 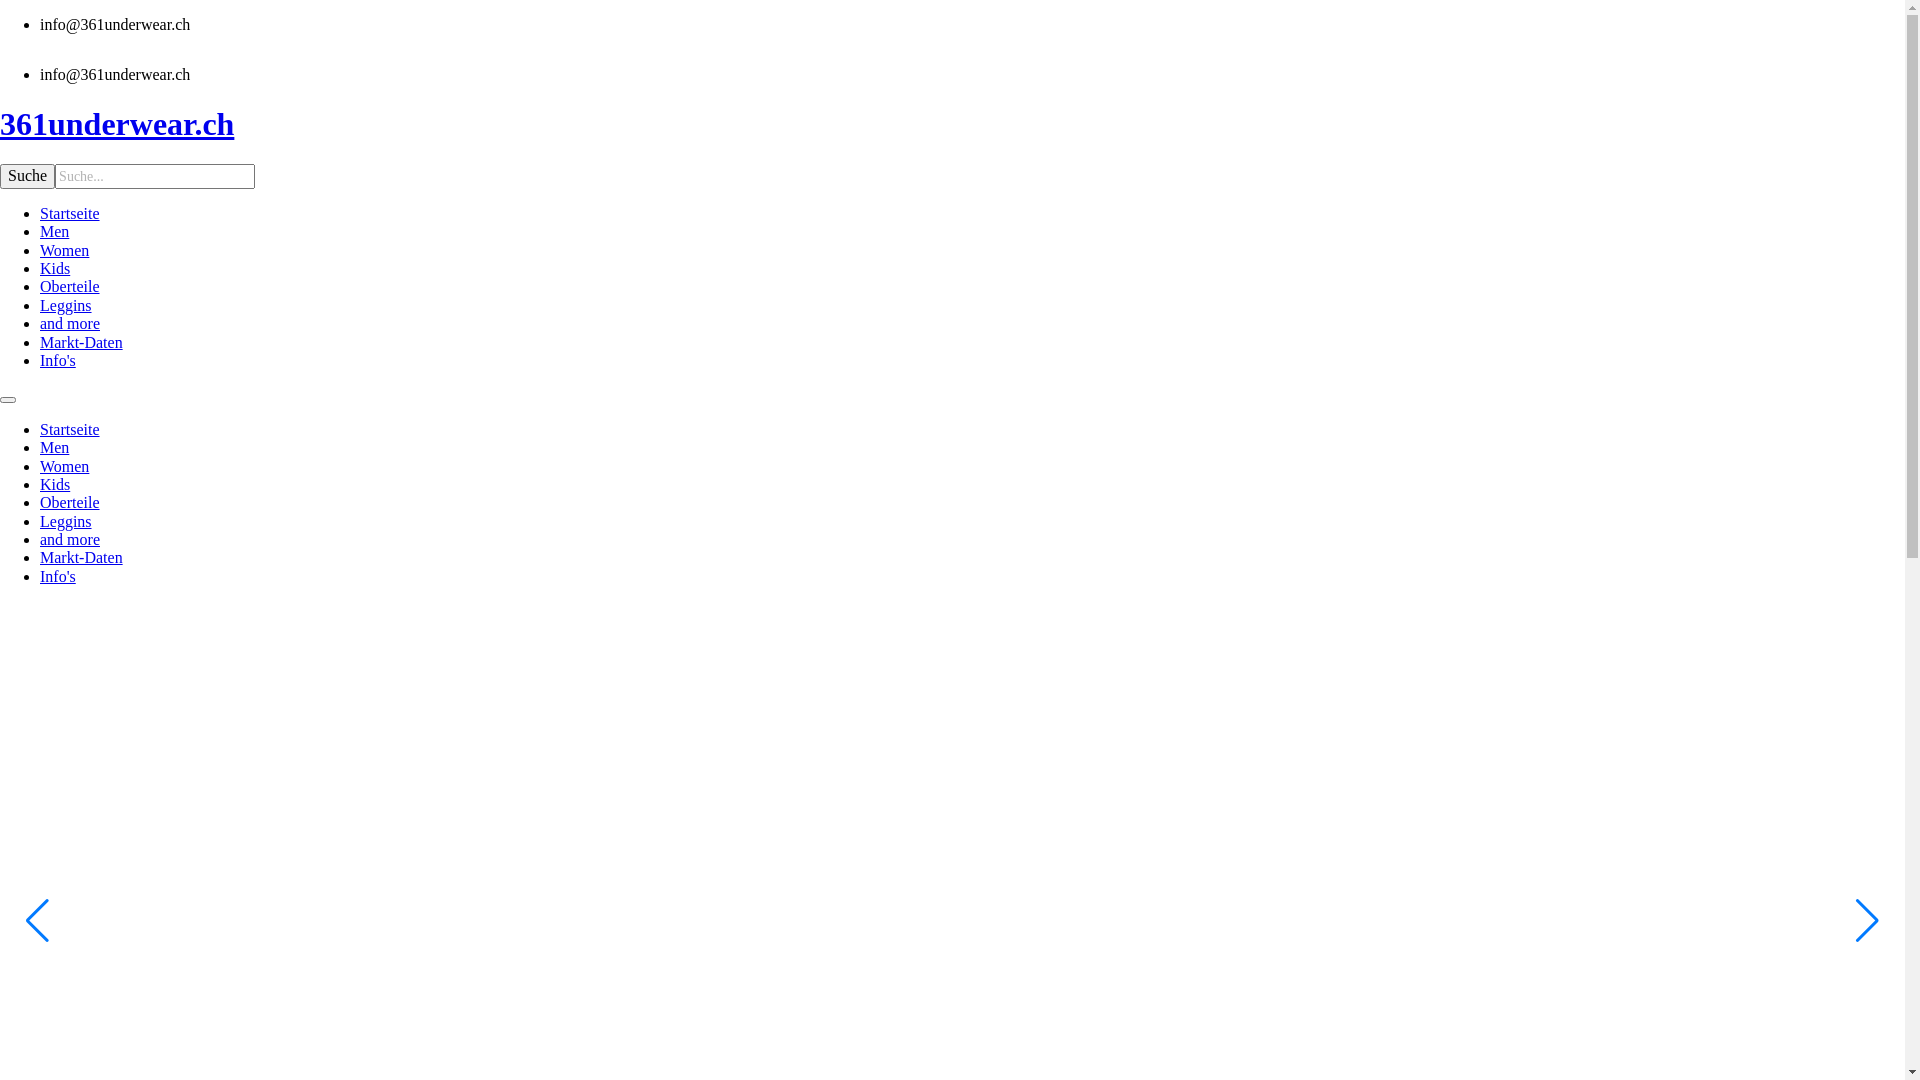 What do you see at coordinates (66, 305) in the screenshot?
I see `'Leggins'` at bounding box center [66, 305].